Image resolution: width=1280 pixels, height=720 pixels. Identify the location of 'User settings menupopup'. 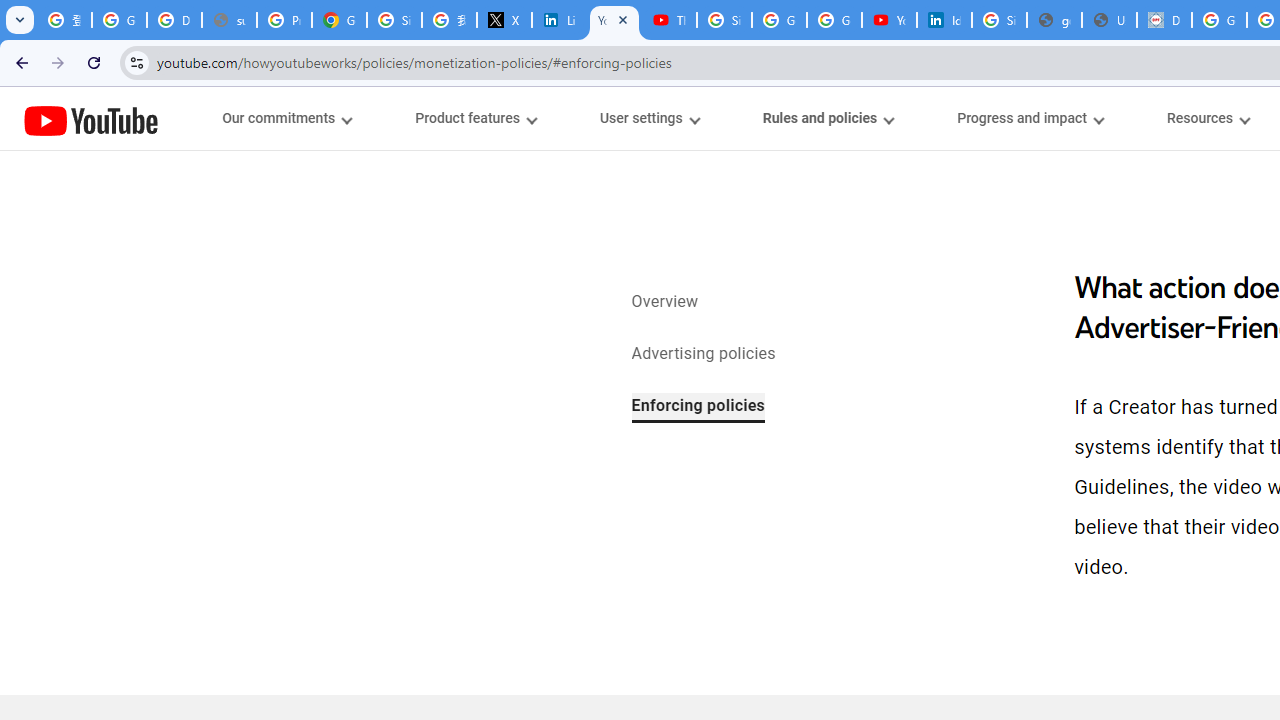
(648, 118).